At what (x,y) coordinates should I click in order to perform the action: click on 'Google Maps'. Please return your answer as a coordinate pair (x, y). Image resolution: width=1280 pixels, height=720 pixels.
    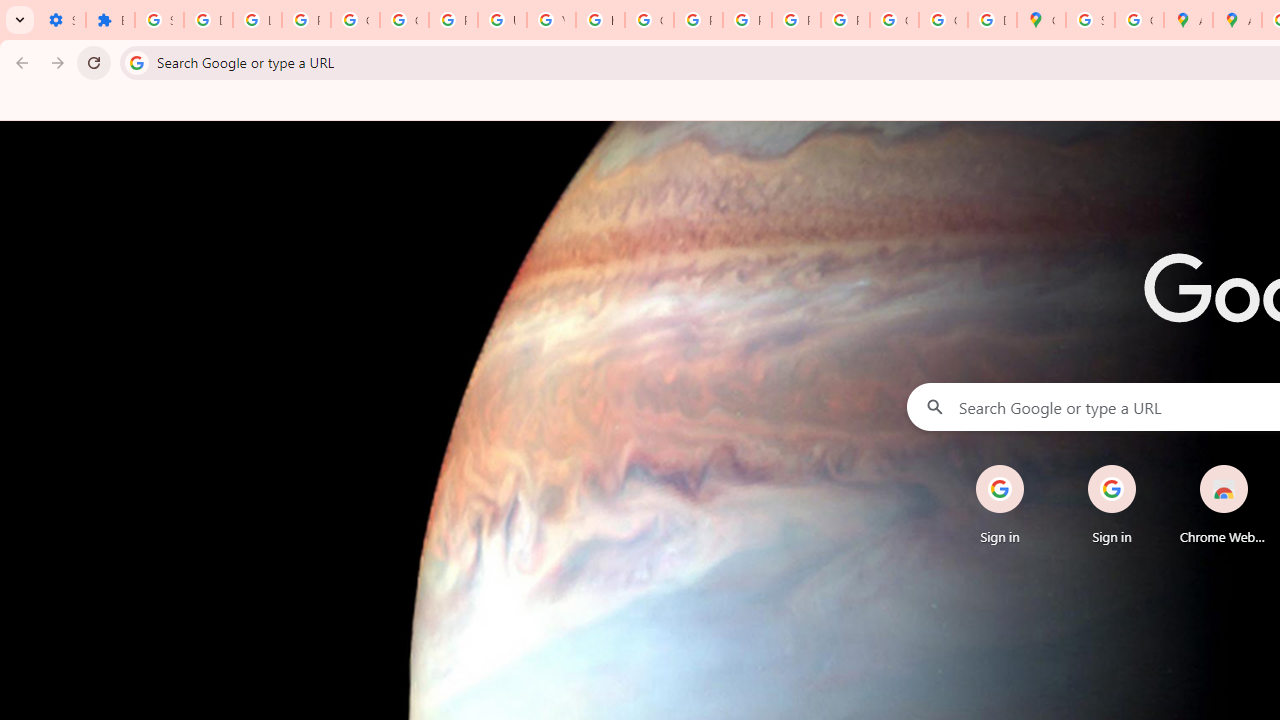
    Looking at the image, I should click on (1040, 20).